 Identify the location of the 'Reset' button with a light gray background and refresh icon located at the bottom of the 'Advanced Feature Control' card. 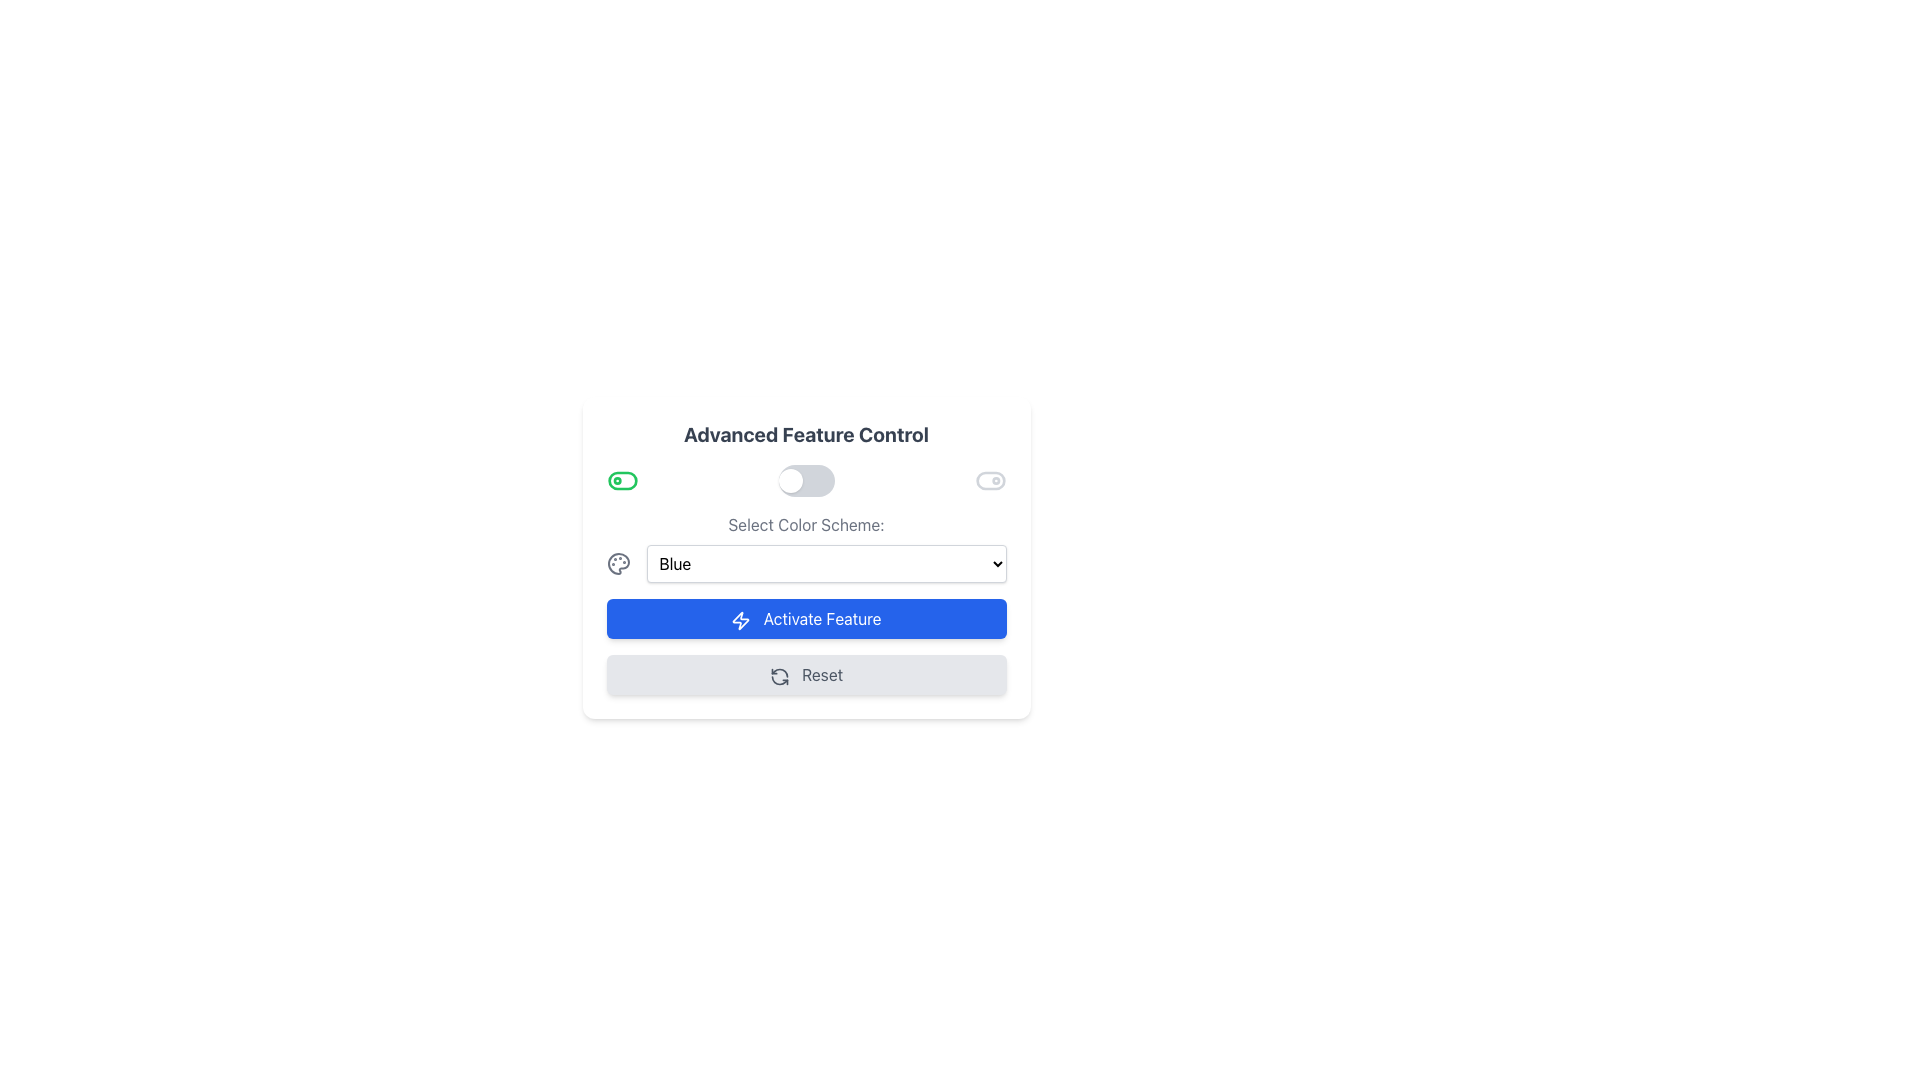
(806, 675).